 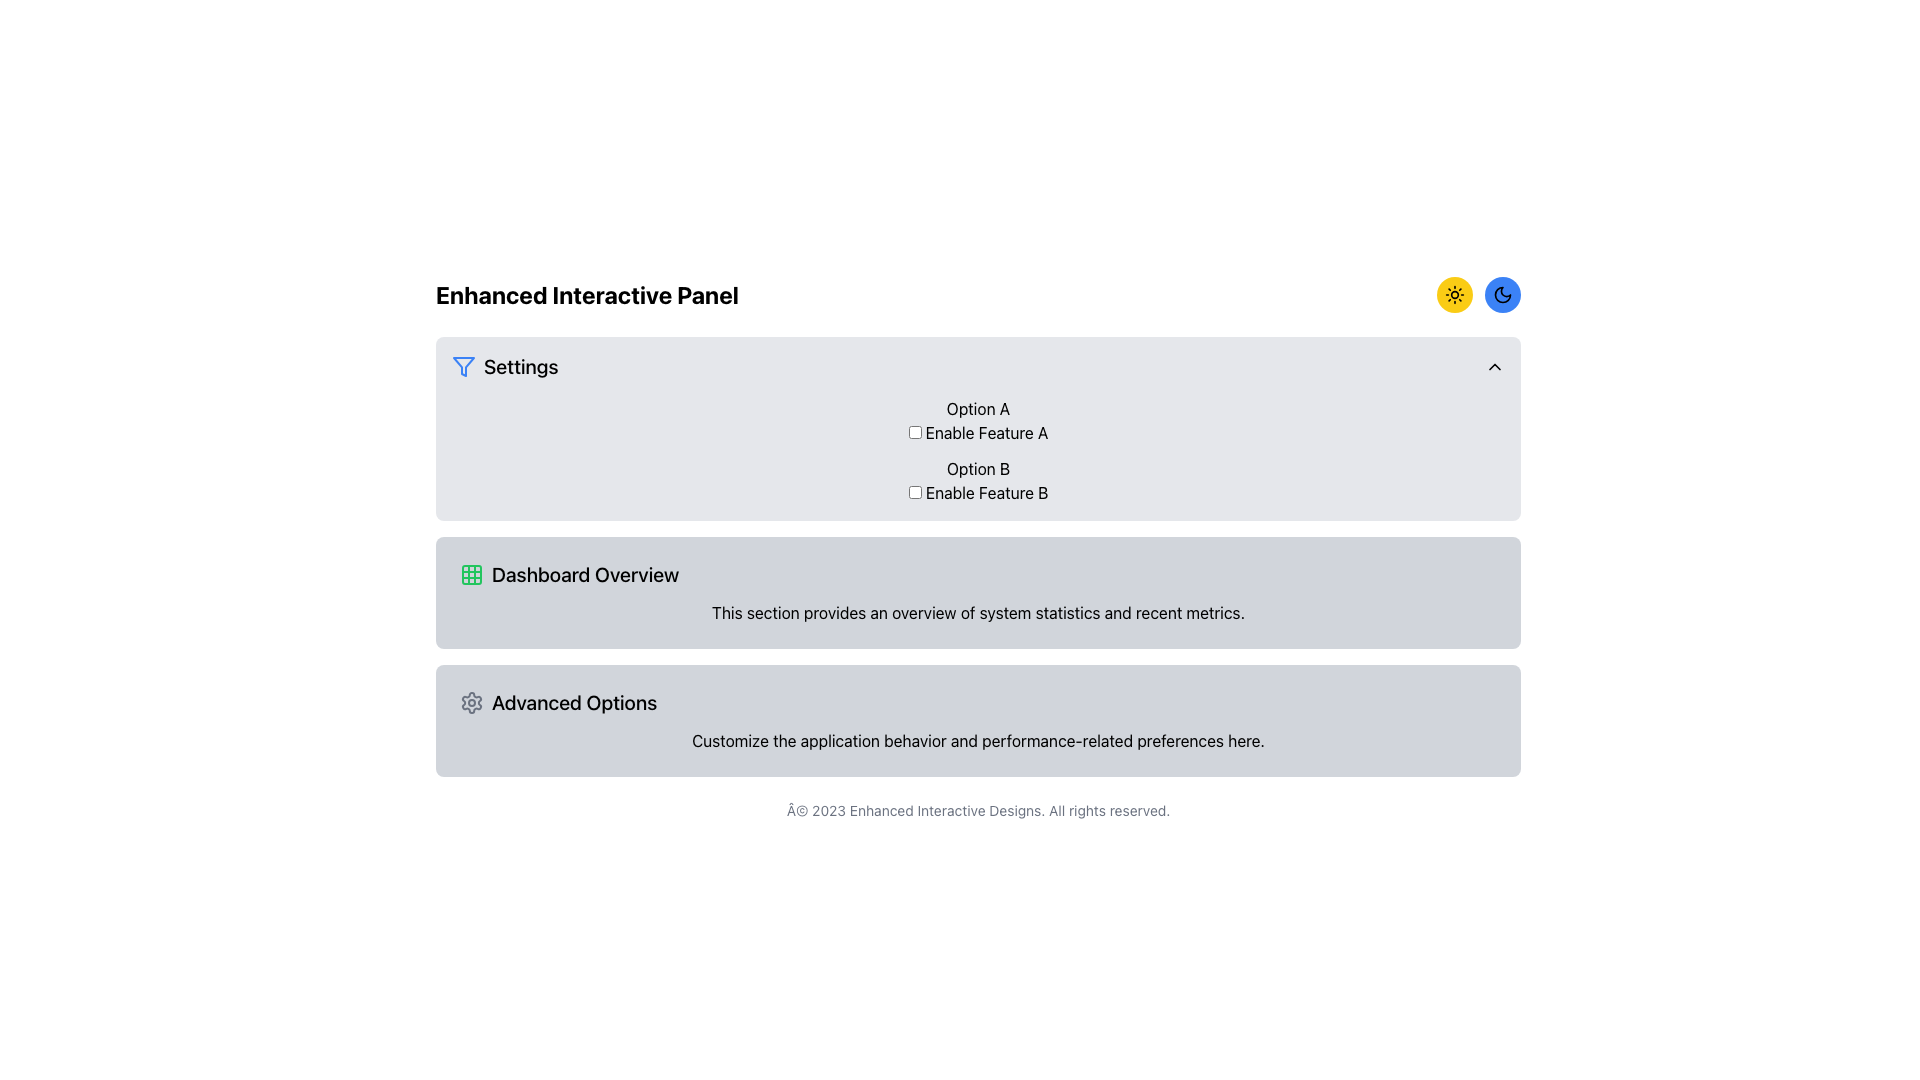 I want to click on the blue-colored filter icon, which is an inverted triangle with a small rectangle at its tip, located to the left of the 'Settings' text in the Settings section header, so click(x=463, y=366).